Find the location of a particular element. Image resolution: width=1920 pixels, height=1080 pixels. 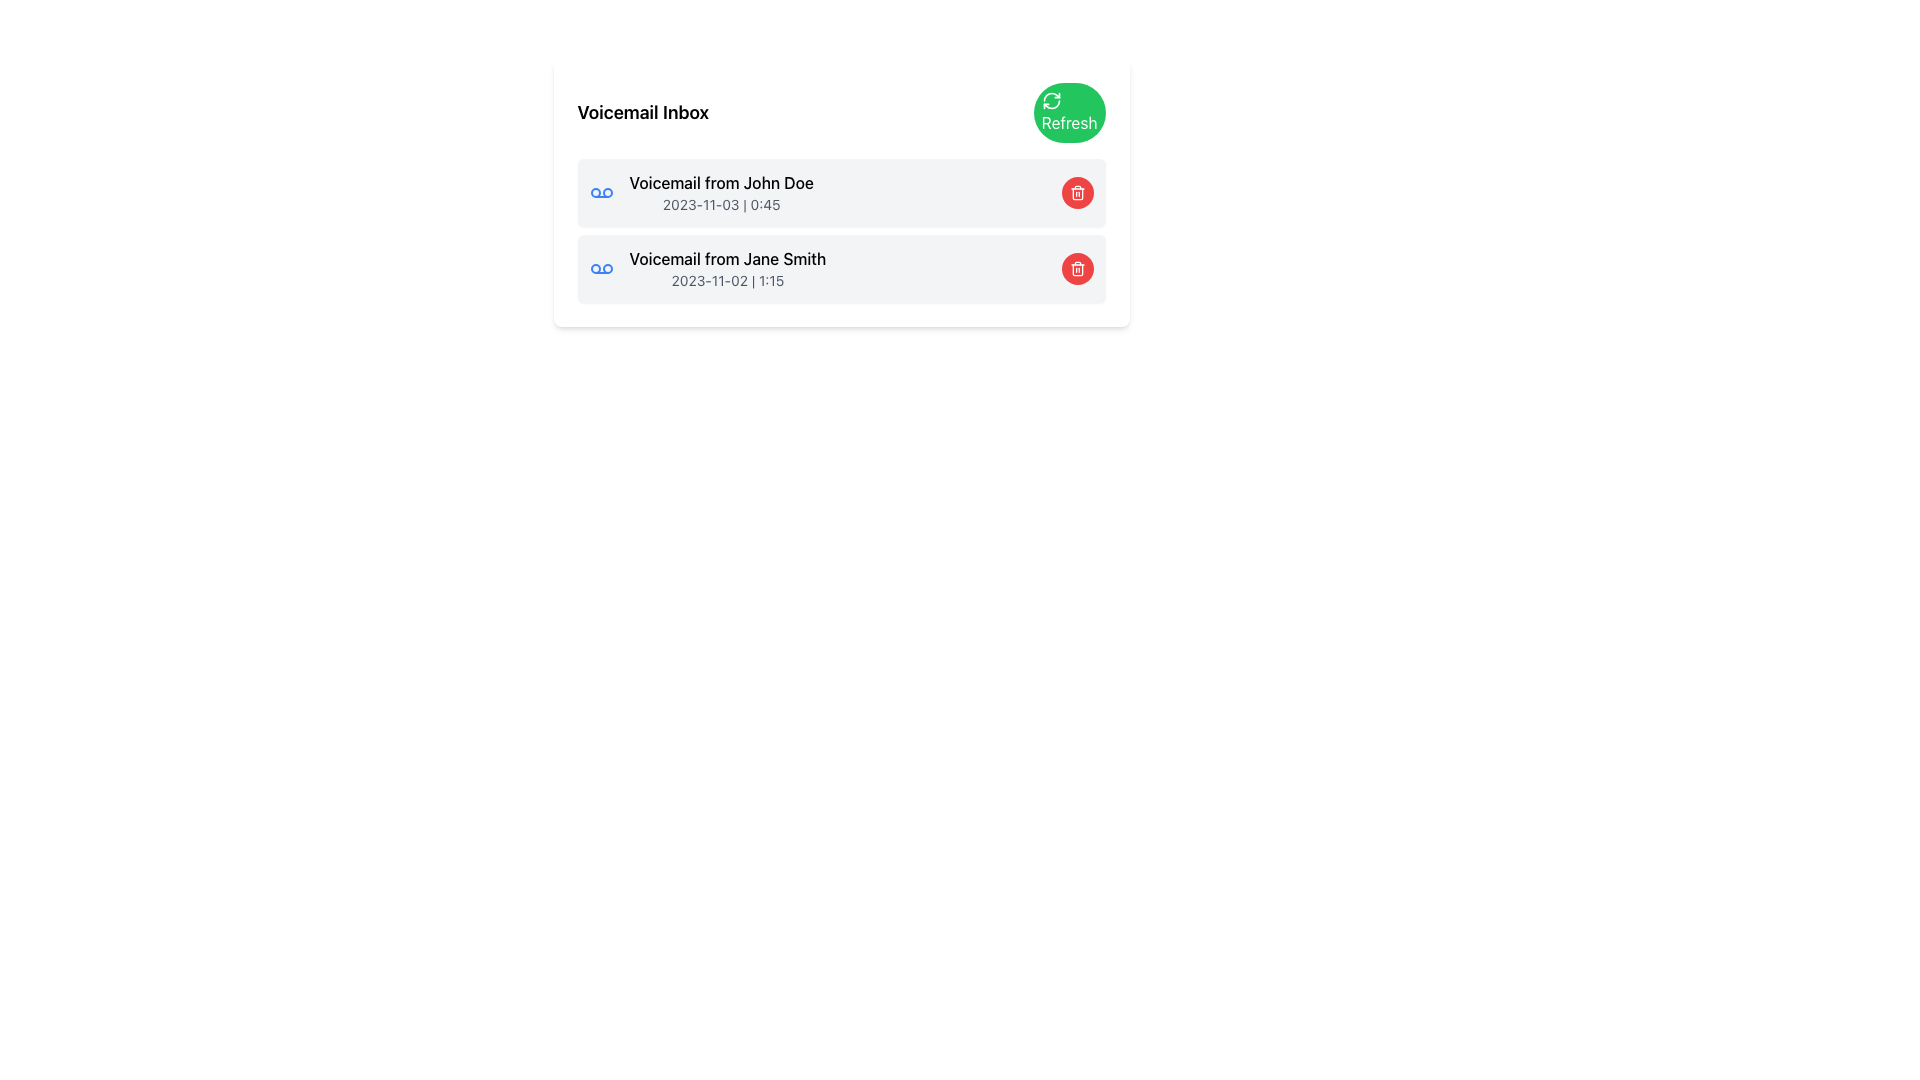

the multiline text element displaying 'Voicemail from John Doe' with the timestamp '2023-11-03 | 0:45' located in the first voicemail item of the 'Voicemail Inbox' is located at coordinates (720, 192).